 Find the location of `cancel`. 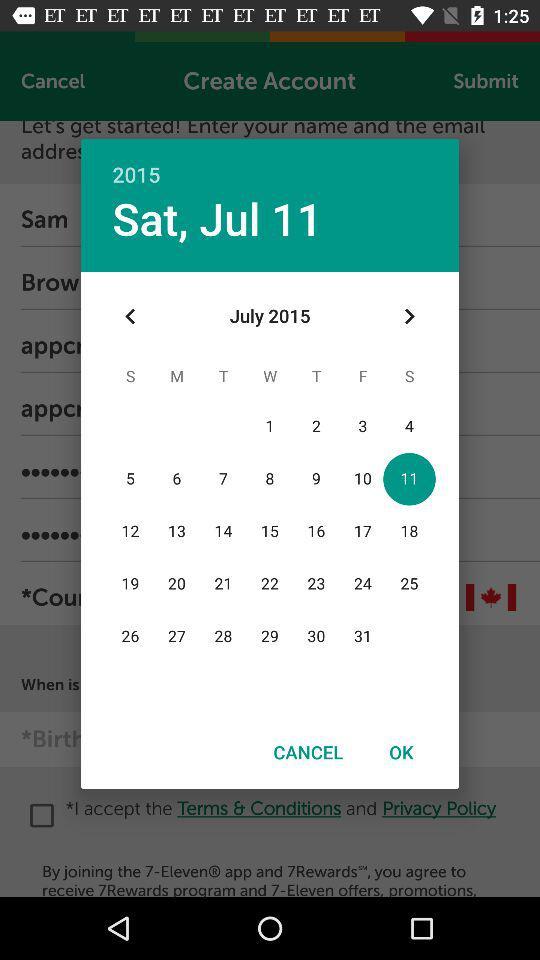

cancel is located at coordinates (308, 751).